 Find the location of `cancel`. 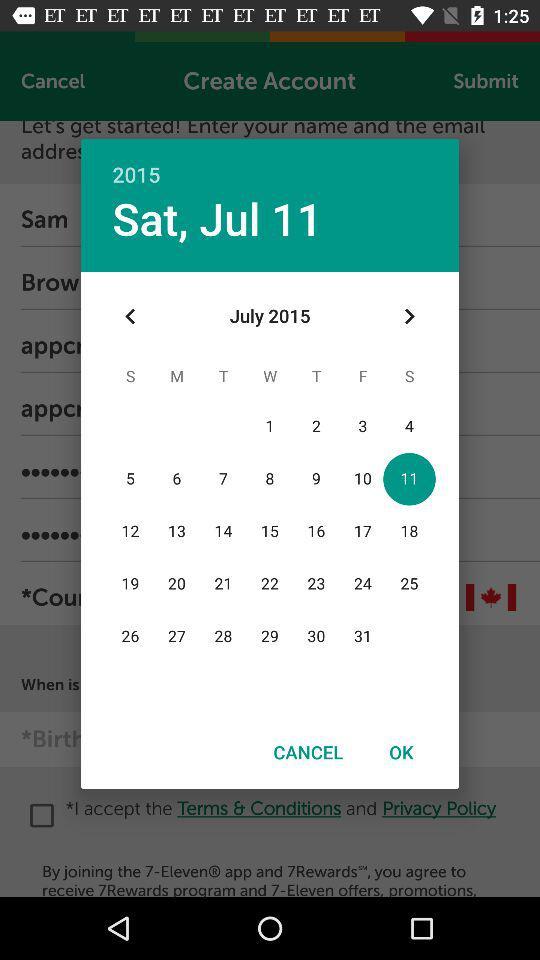

cancel is located at coordinates (308, 751).